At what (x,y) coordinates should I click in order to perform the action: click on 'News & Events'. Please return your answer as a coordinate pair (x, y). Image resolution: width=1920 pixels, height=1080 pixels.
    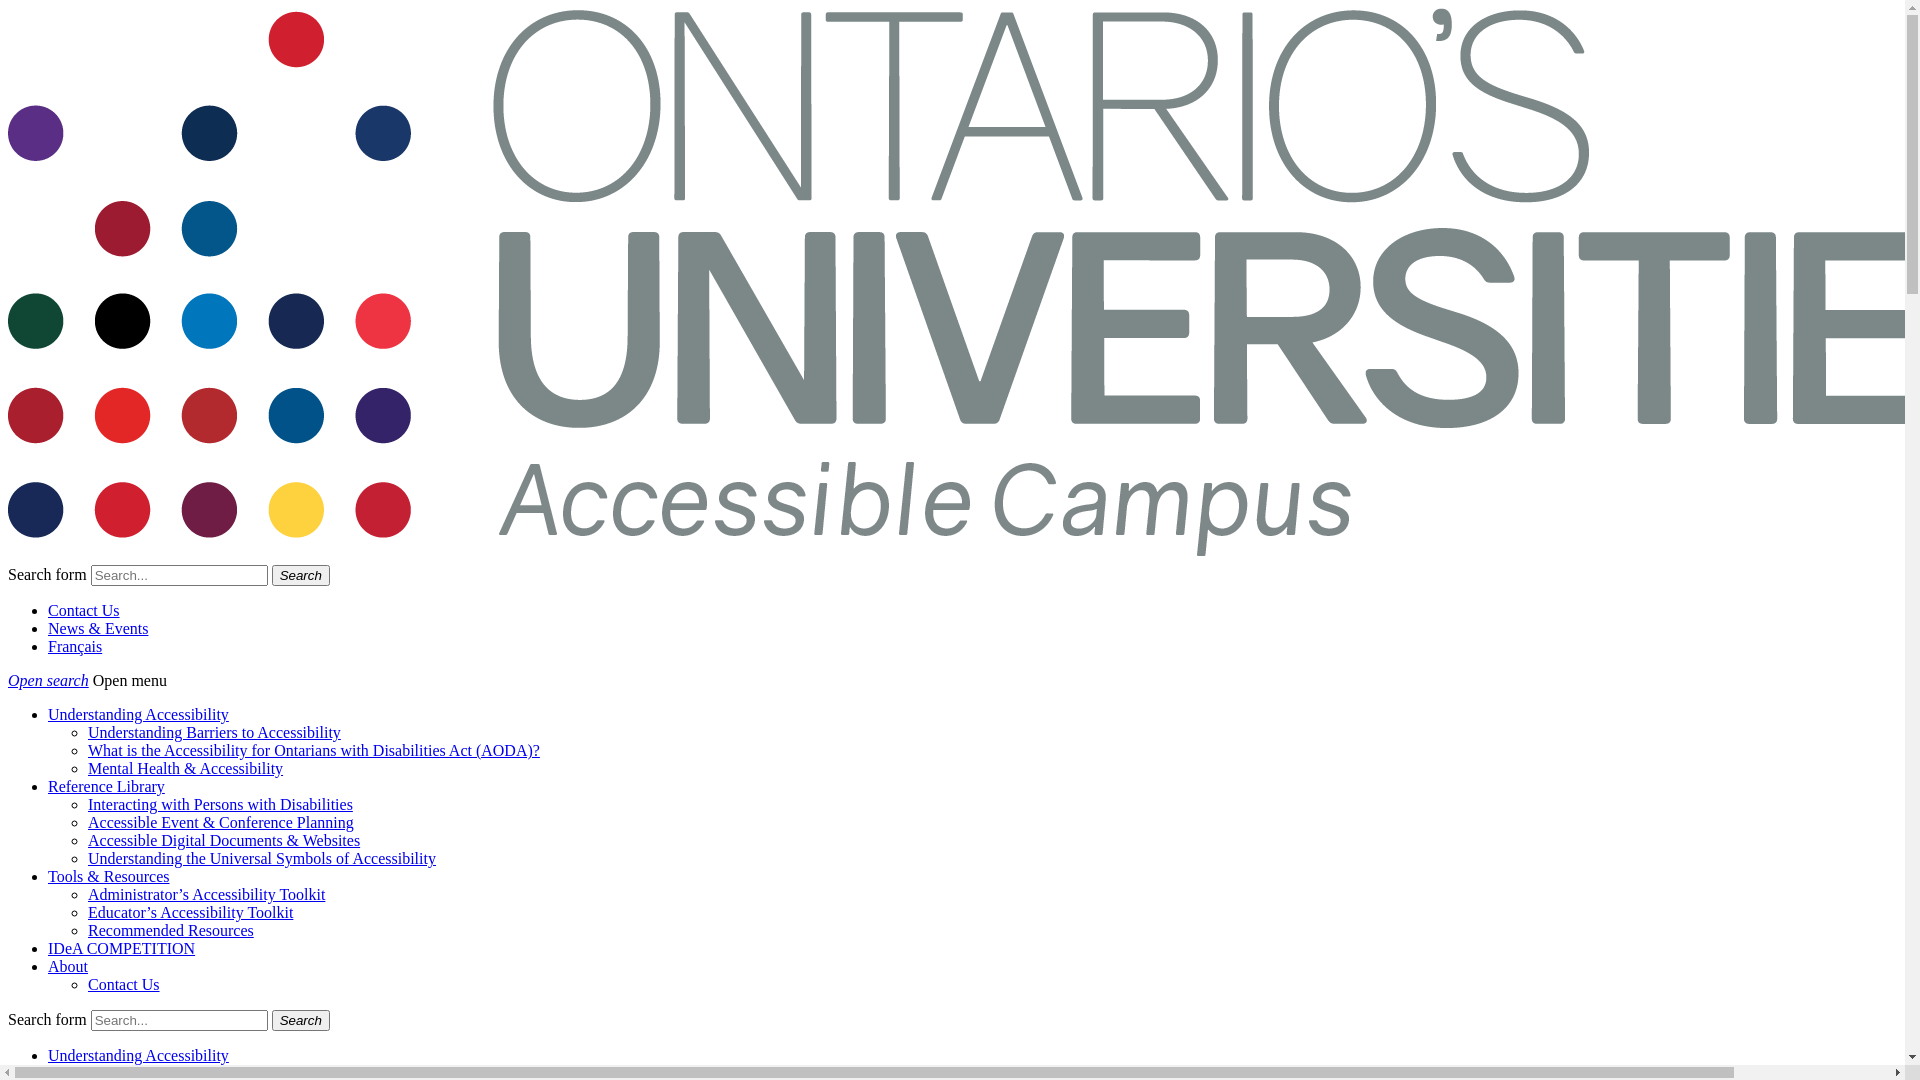
    Looking at the image, I should click on (96, 627).